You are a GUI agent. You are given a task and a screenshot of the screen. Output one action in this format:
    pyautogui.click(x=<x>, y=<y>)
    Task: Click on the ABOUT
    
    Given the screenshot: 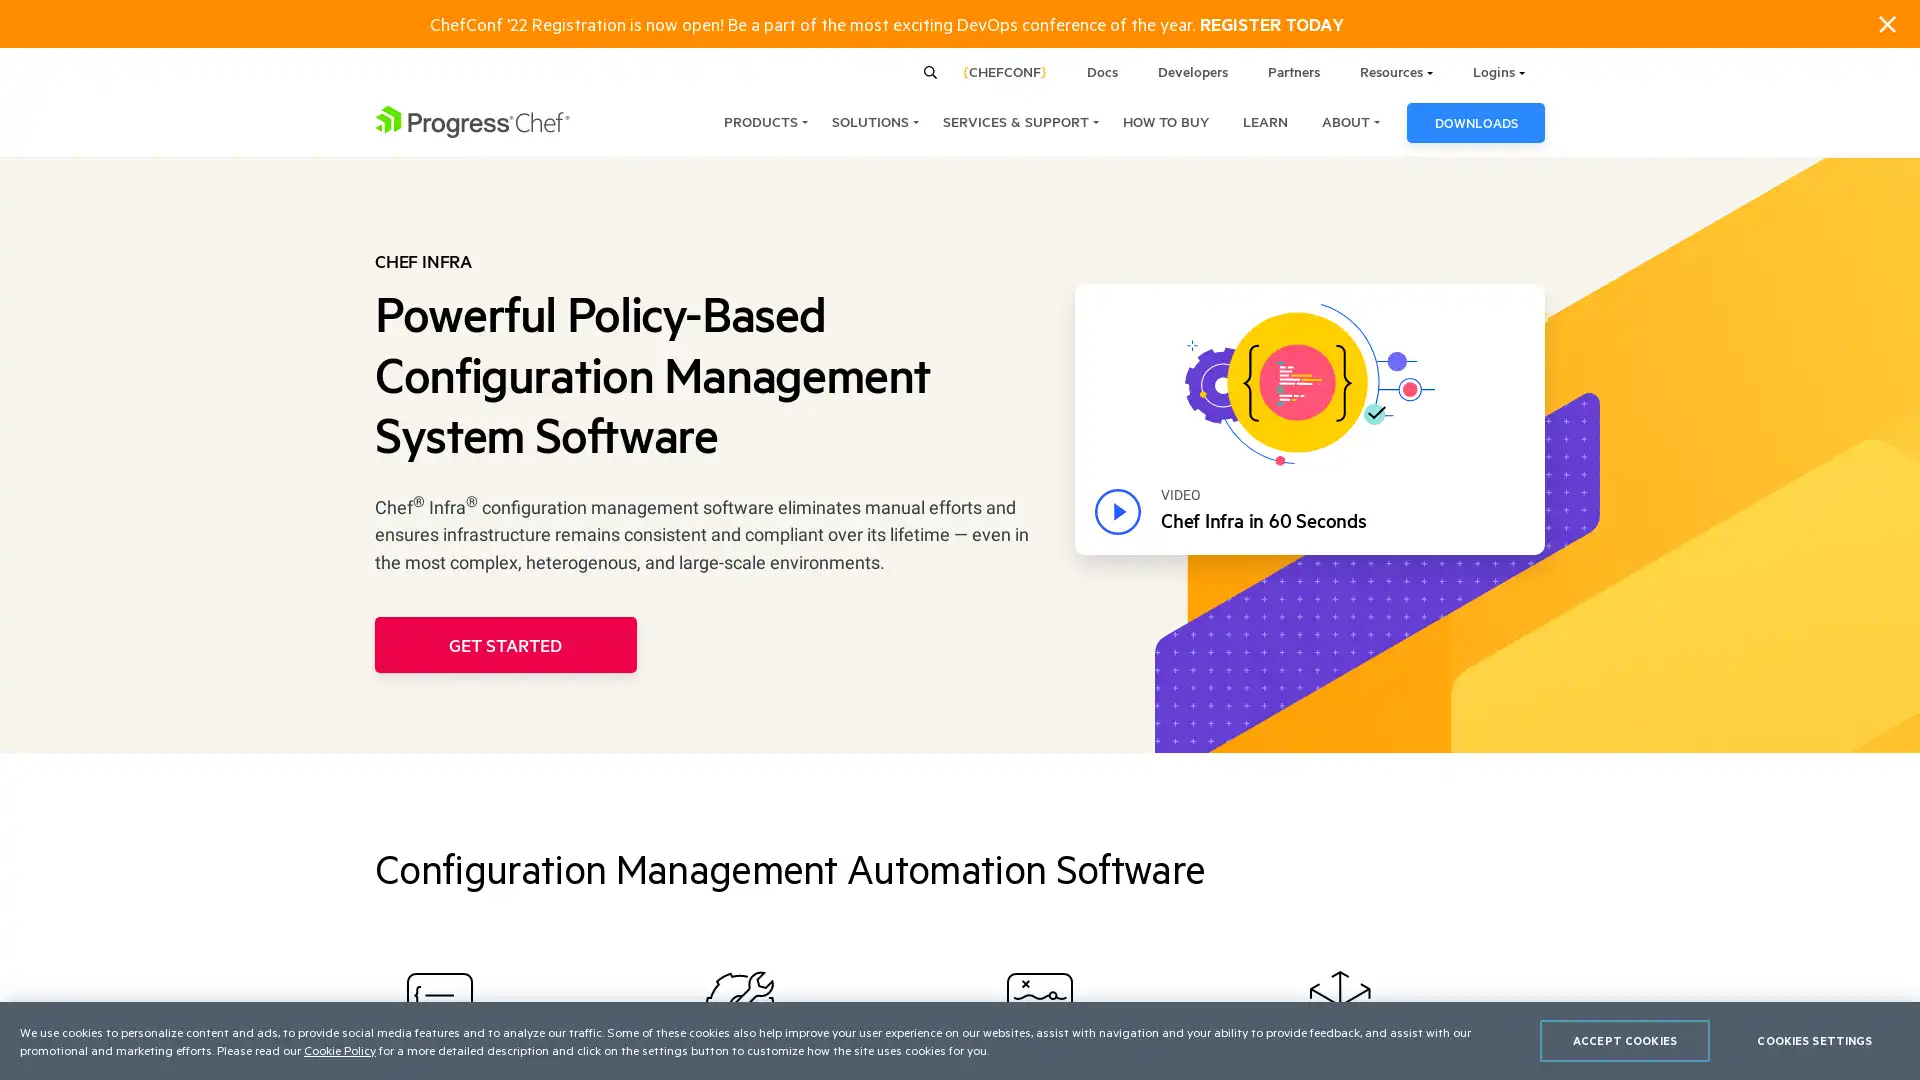 What is the action you would take?
    pyautogui.click(x=1345, y=122)
    